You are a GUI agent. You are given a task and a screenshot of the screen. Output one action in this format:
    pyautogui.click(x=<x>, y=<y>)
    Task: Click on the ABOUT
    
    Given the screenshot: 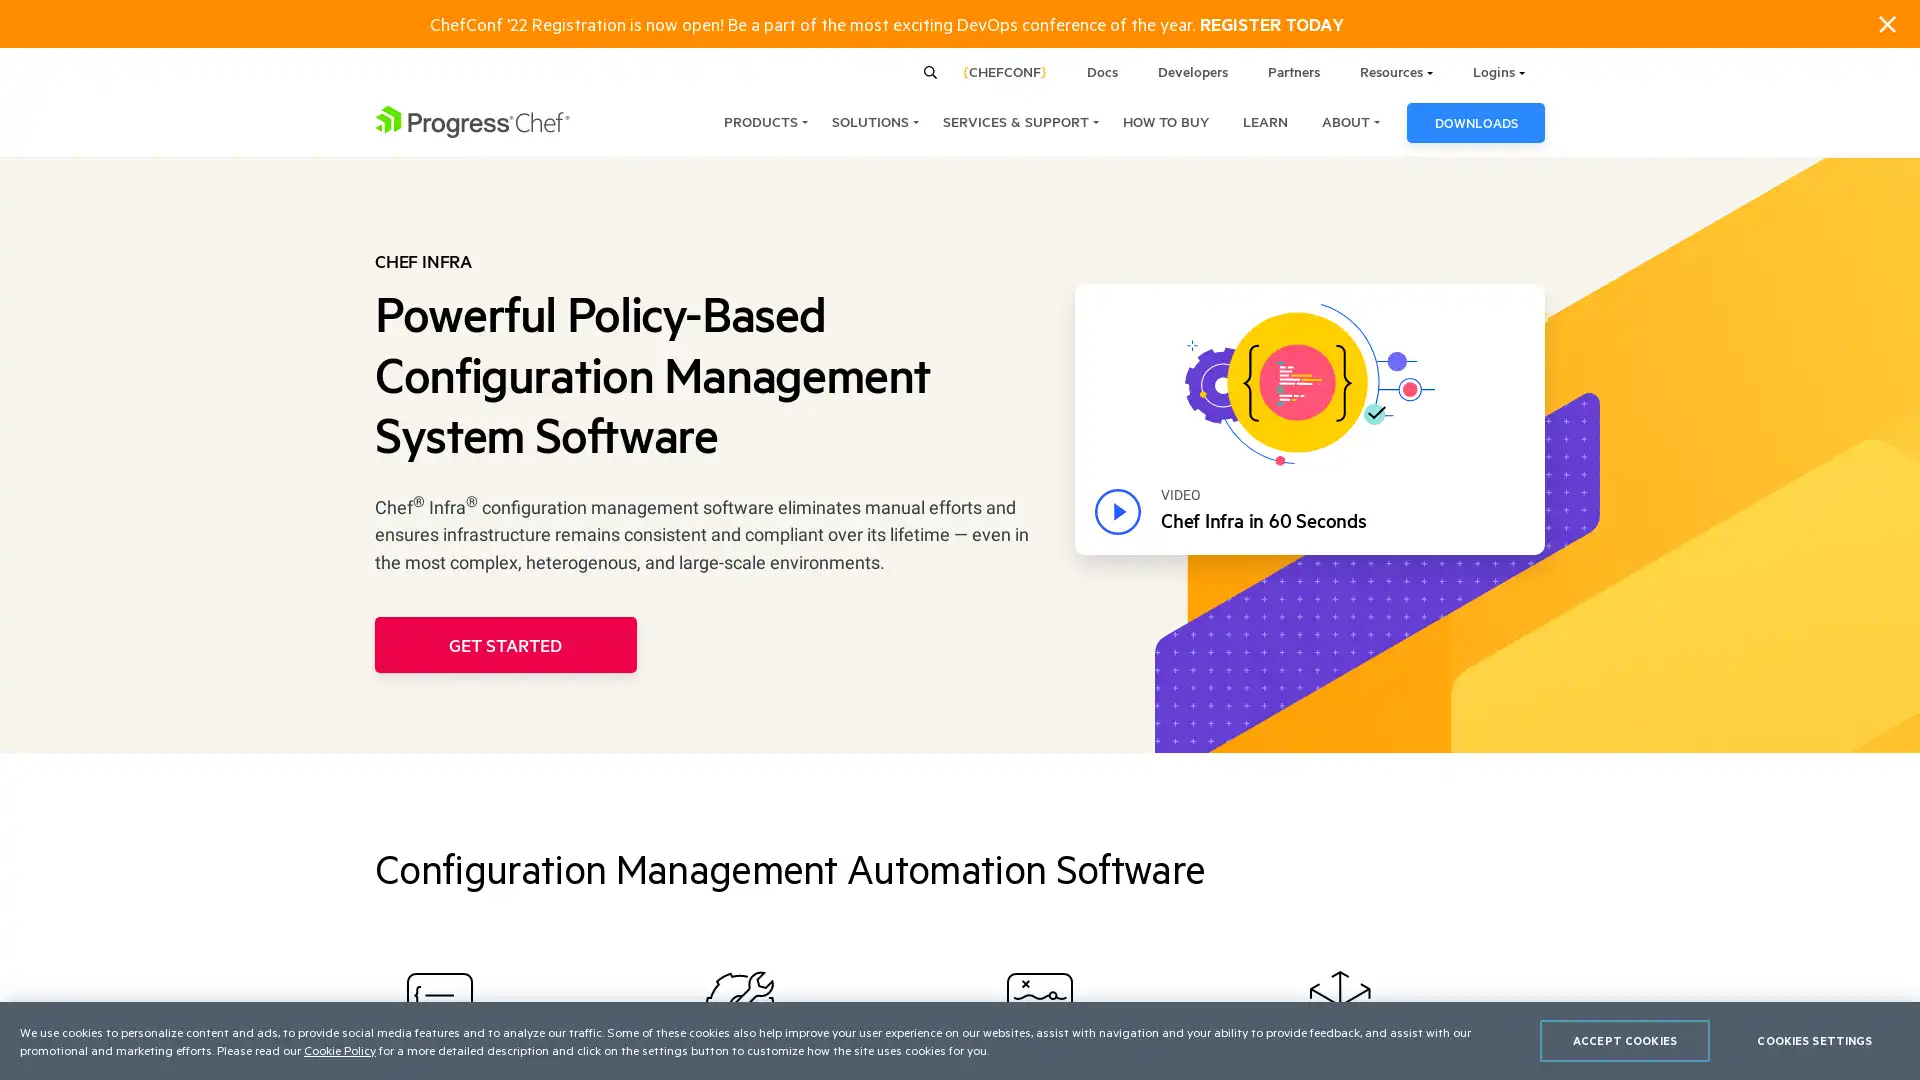 What is the action you would take?
    pyautogui.click(x=1345, y=122)
    